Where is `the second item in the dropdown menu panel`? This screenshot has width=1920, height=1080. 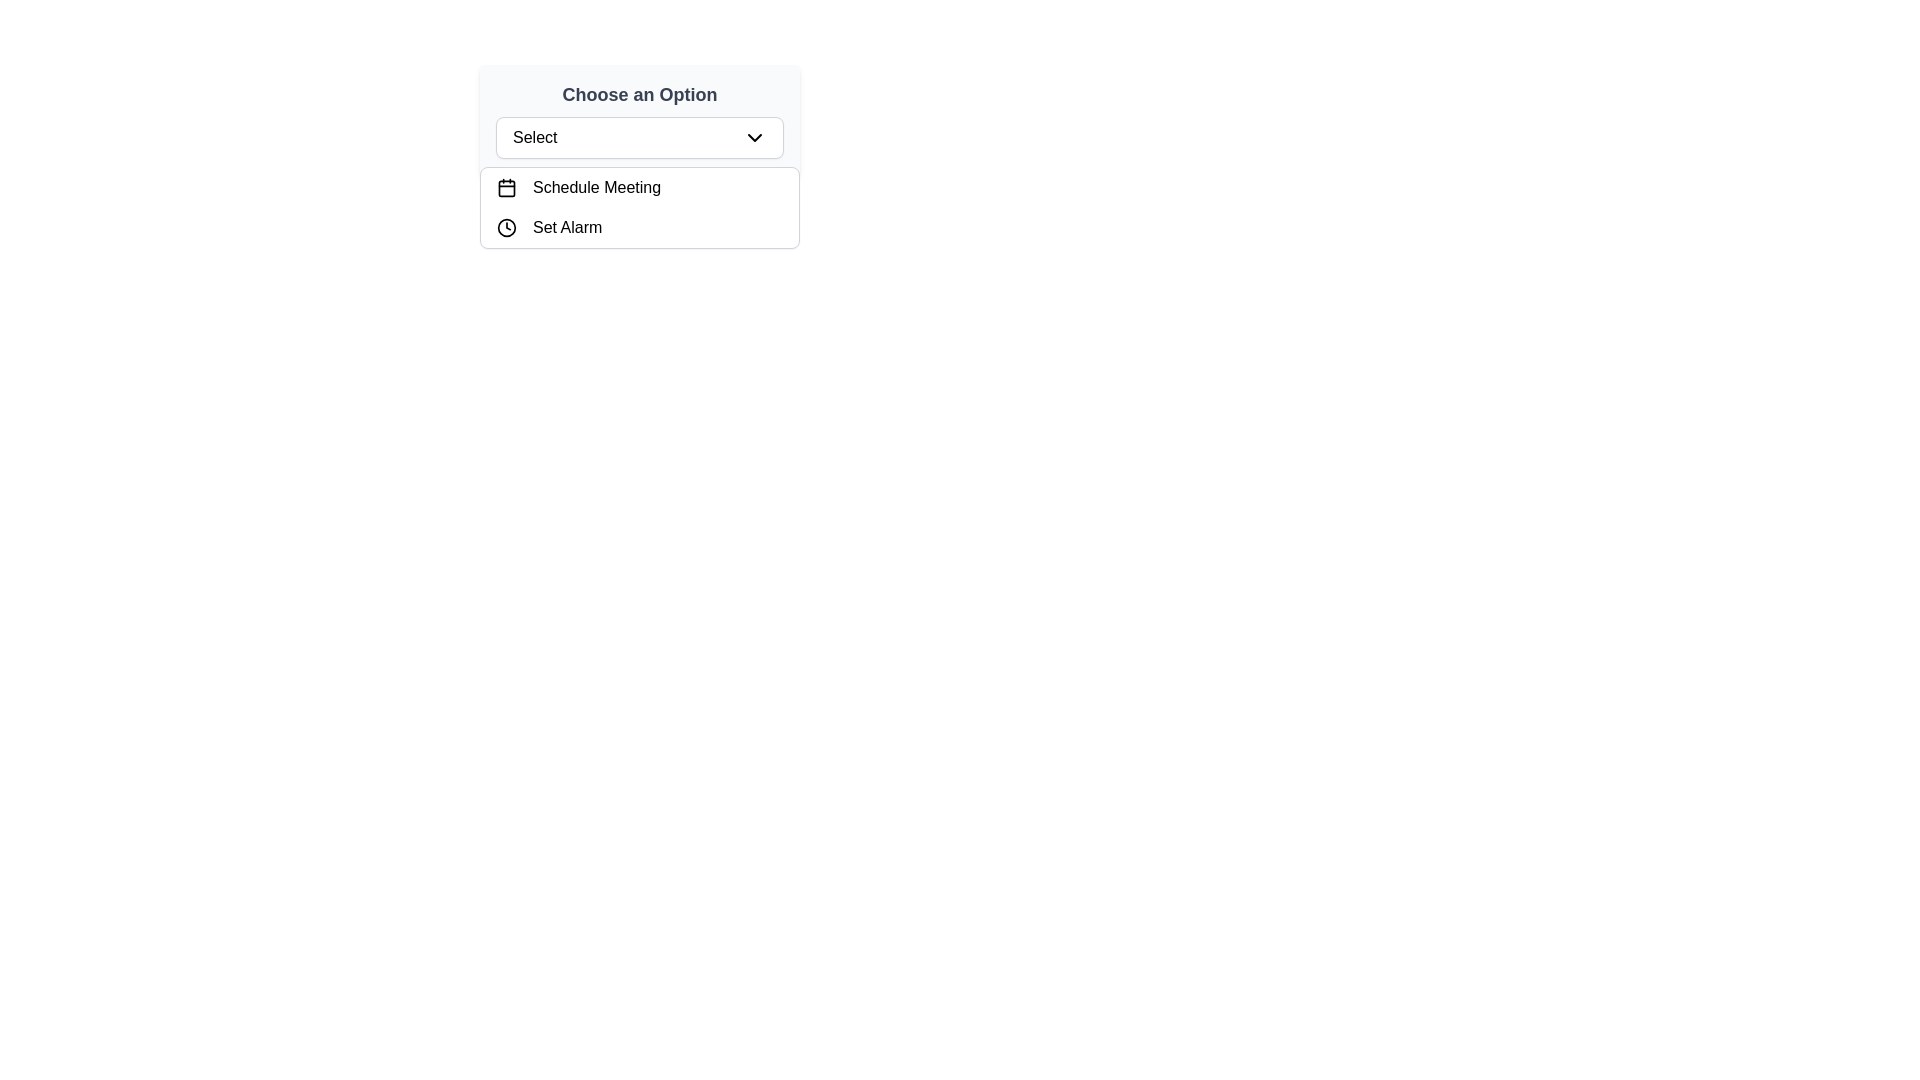
the second item in the dropdown menu panel is located at coordinates (638, 226).